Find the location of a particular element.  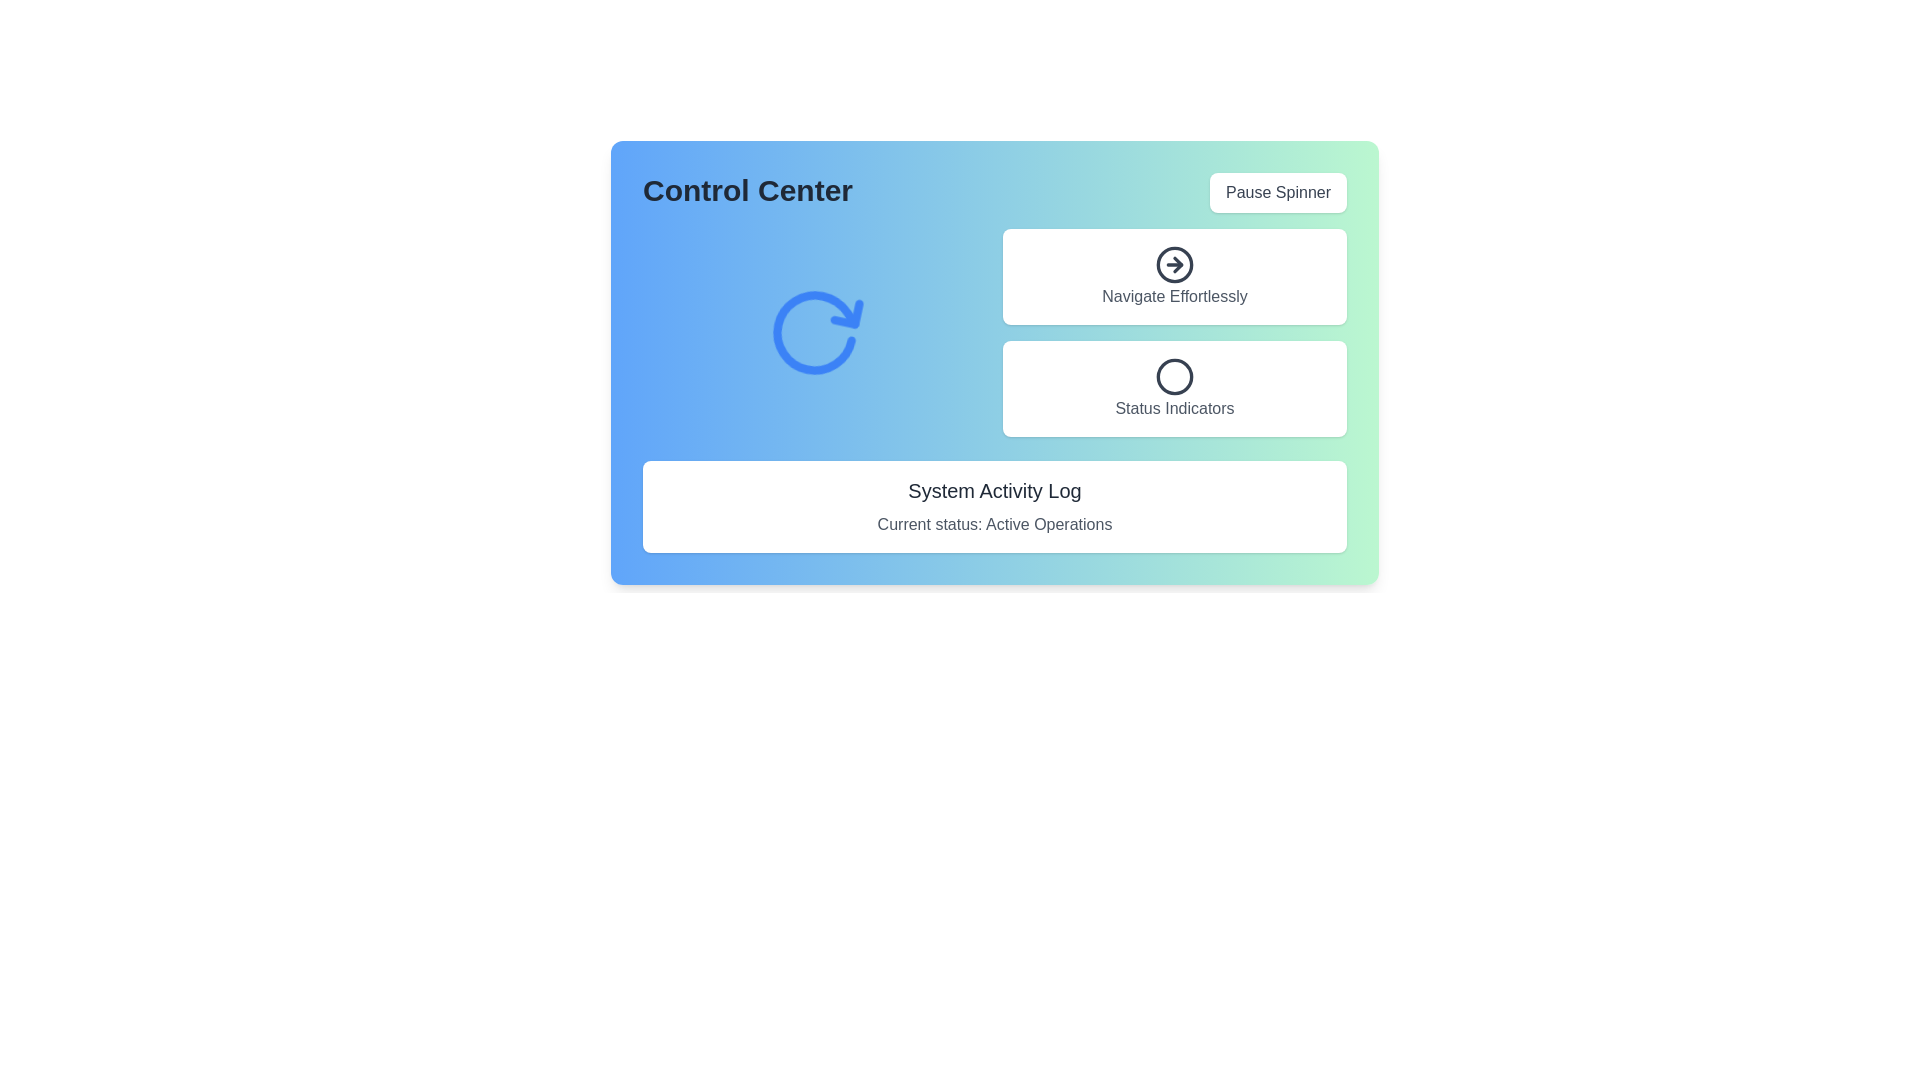

the bottom circular icon labeled 'Status Indicators' in the composite UI element containing two grouped panels to check status is located at coordinates (1175, 331).